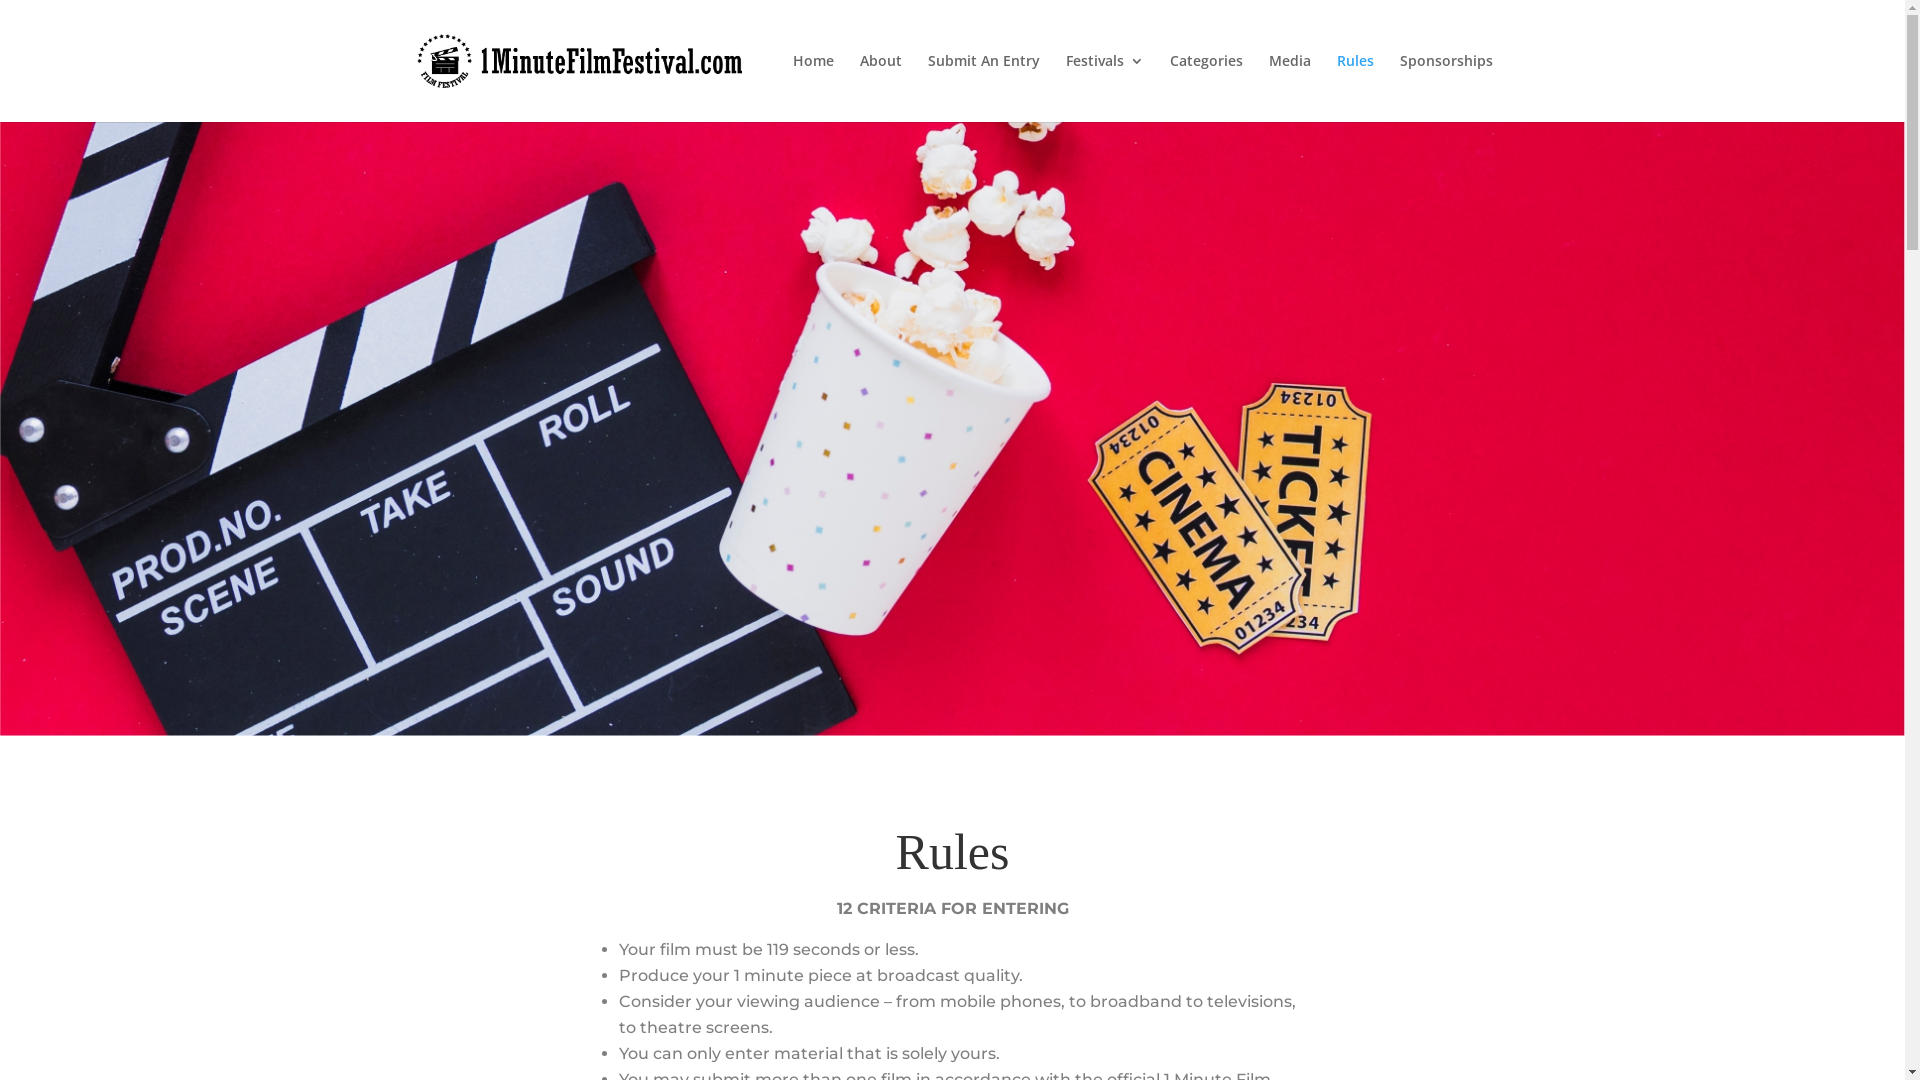 This screenshot has height=1080, width=1920. Describe the element at coordinates (1446, 87) in the screenshot. I see `'Sponsorships'` at that location.